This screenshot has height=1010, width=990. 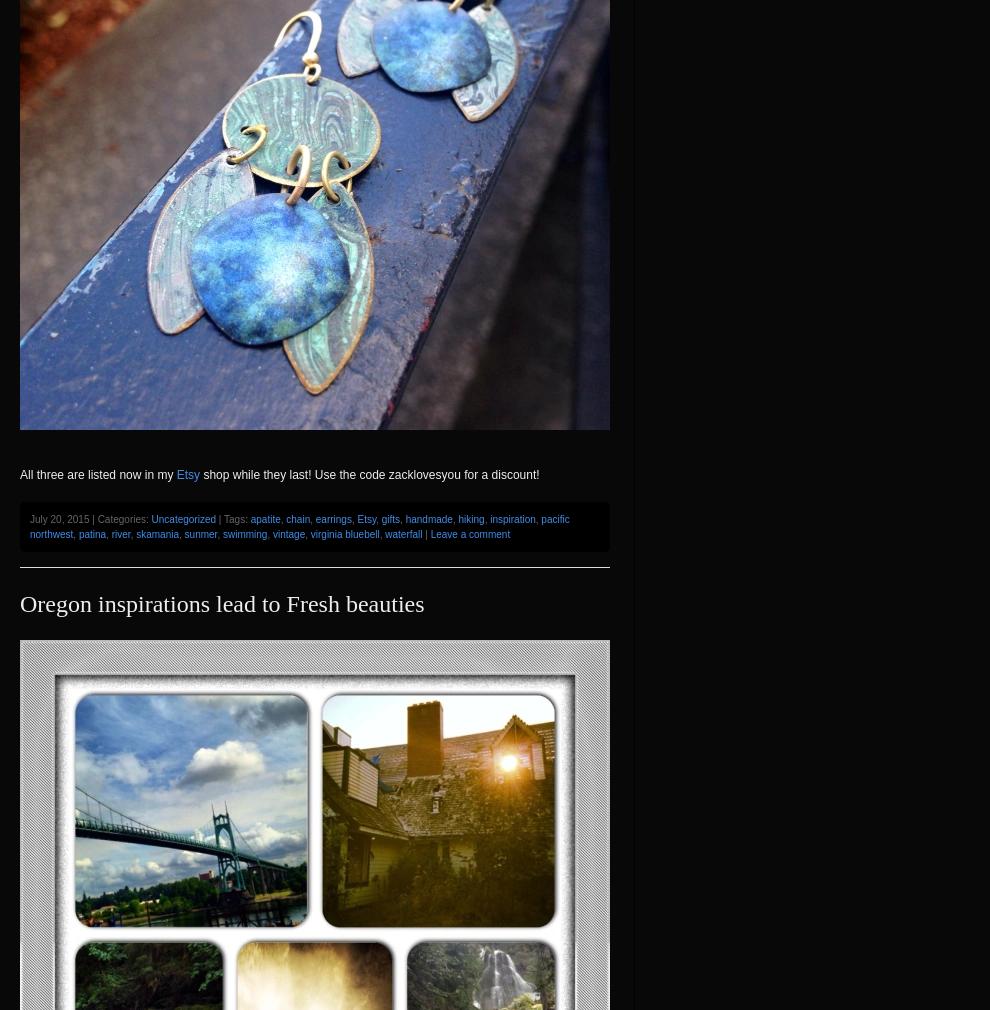 I want to click on 'vintage', so click(x=288, y=533).